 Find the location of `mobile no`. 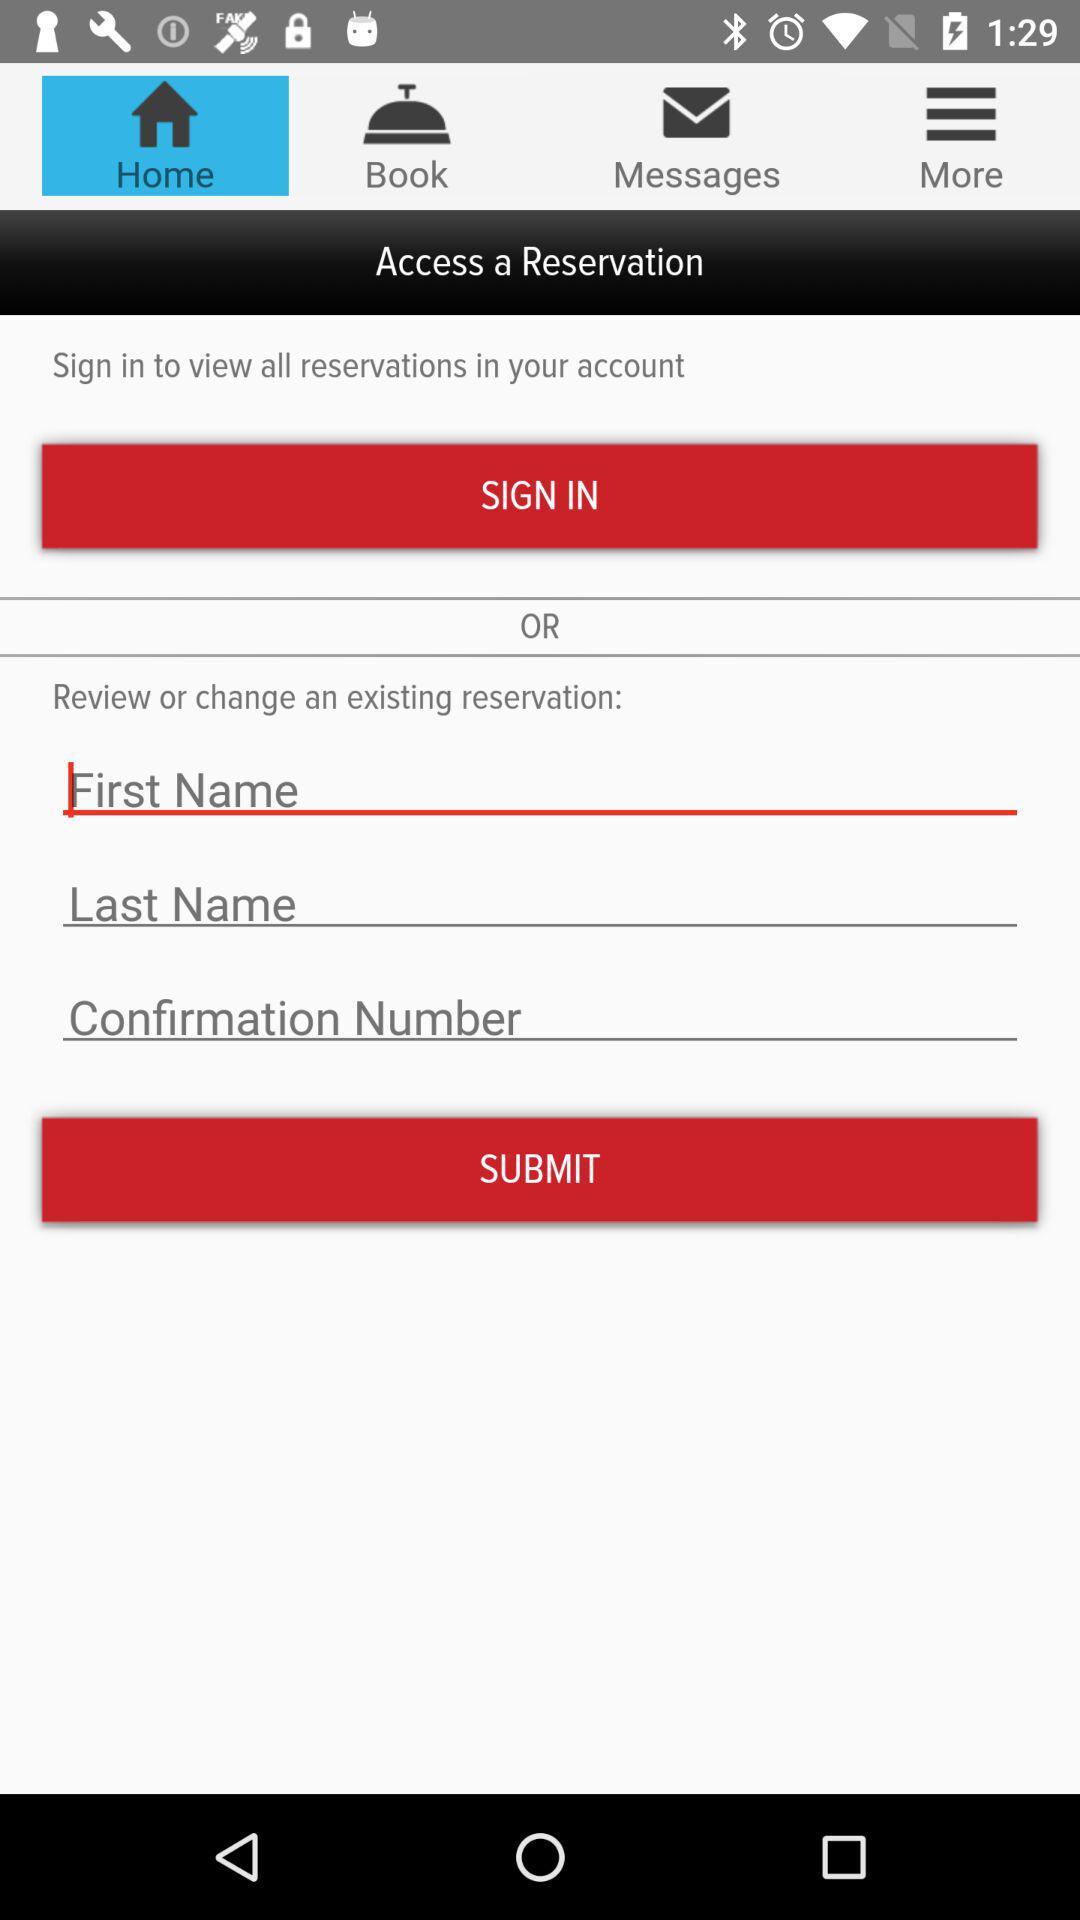

mobile no is located at coordinates (540, 1017).